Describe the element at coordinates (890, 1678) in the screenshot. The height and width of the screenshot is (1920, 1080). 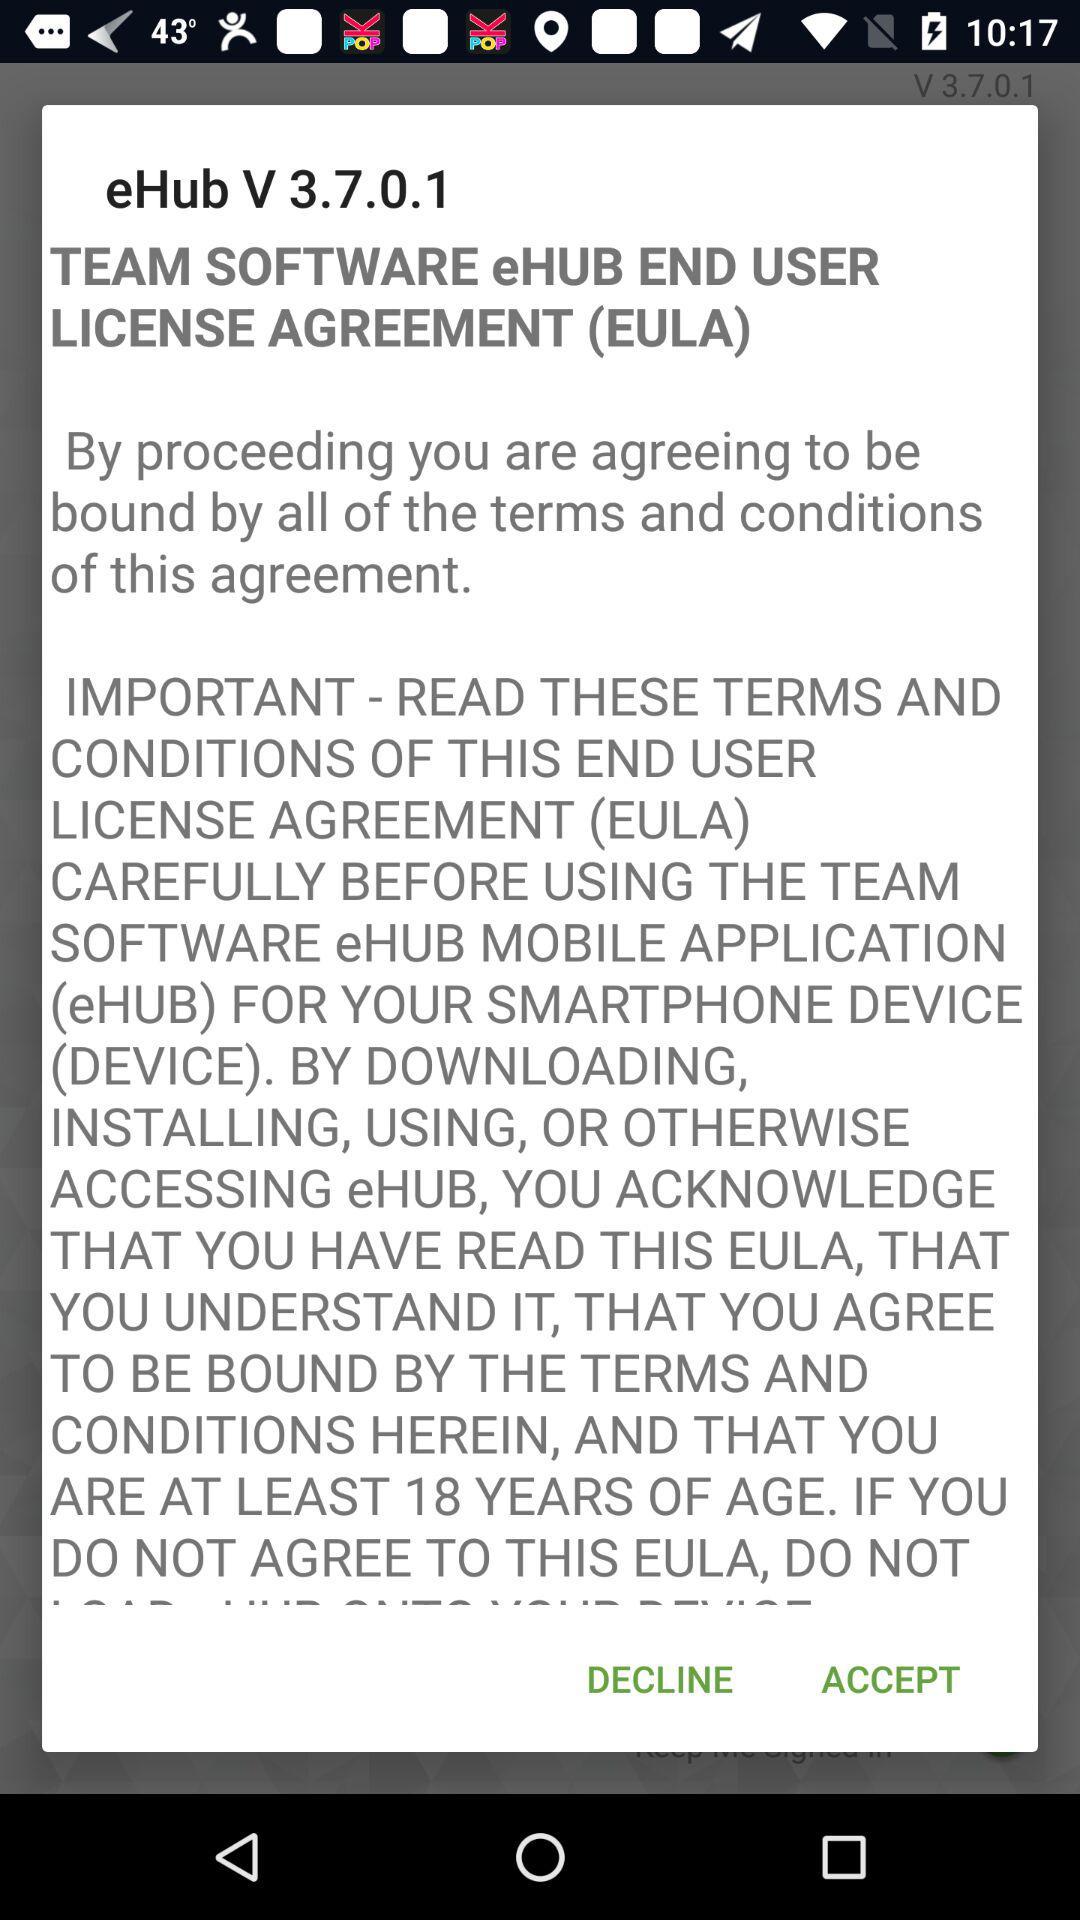
I see `item below the team software ehub` at that location.